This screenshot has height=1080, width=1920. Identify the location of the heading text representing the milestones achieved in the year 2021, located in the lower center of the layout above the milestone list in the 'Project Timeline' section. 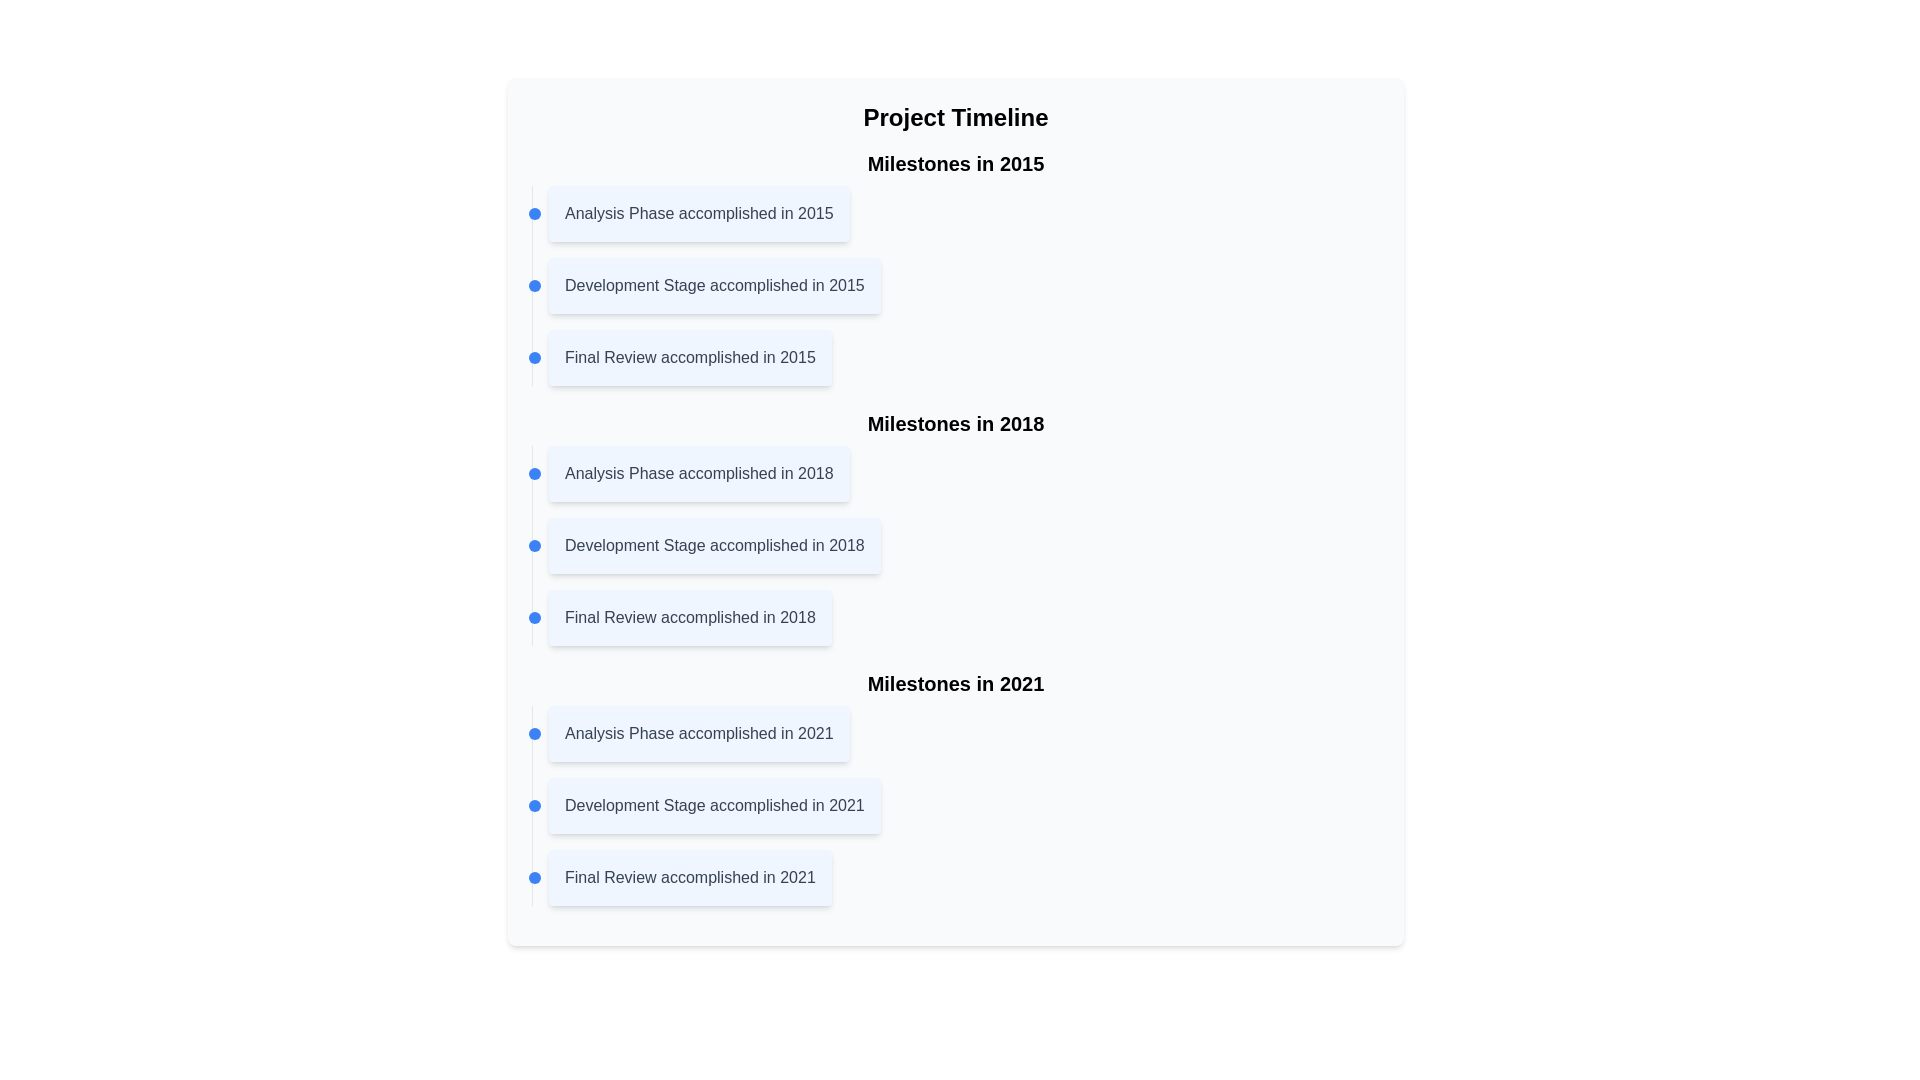
(954, 682).